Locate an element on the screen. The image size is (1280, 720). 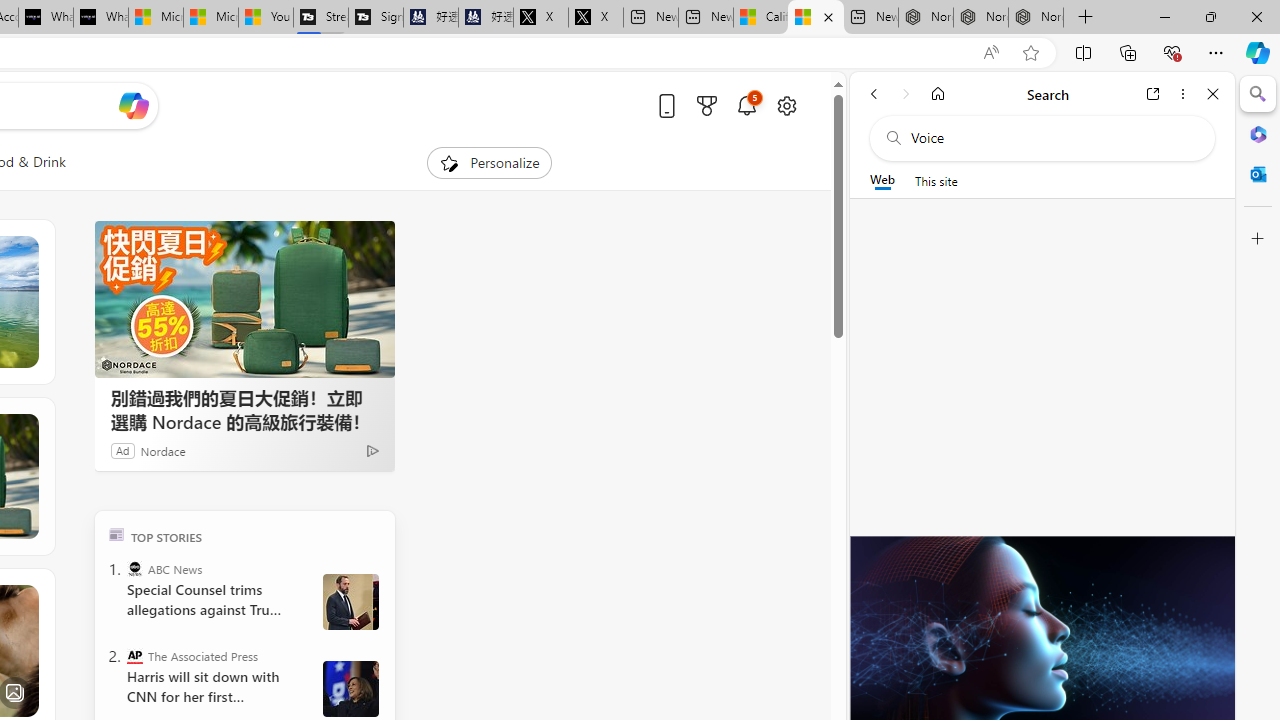
'Open link in new tab' is located at coordinates (1153, 93).